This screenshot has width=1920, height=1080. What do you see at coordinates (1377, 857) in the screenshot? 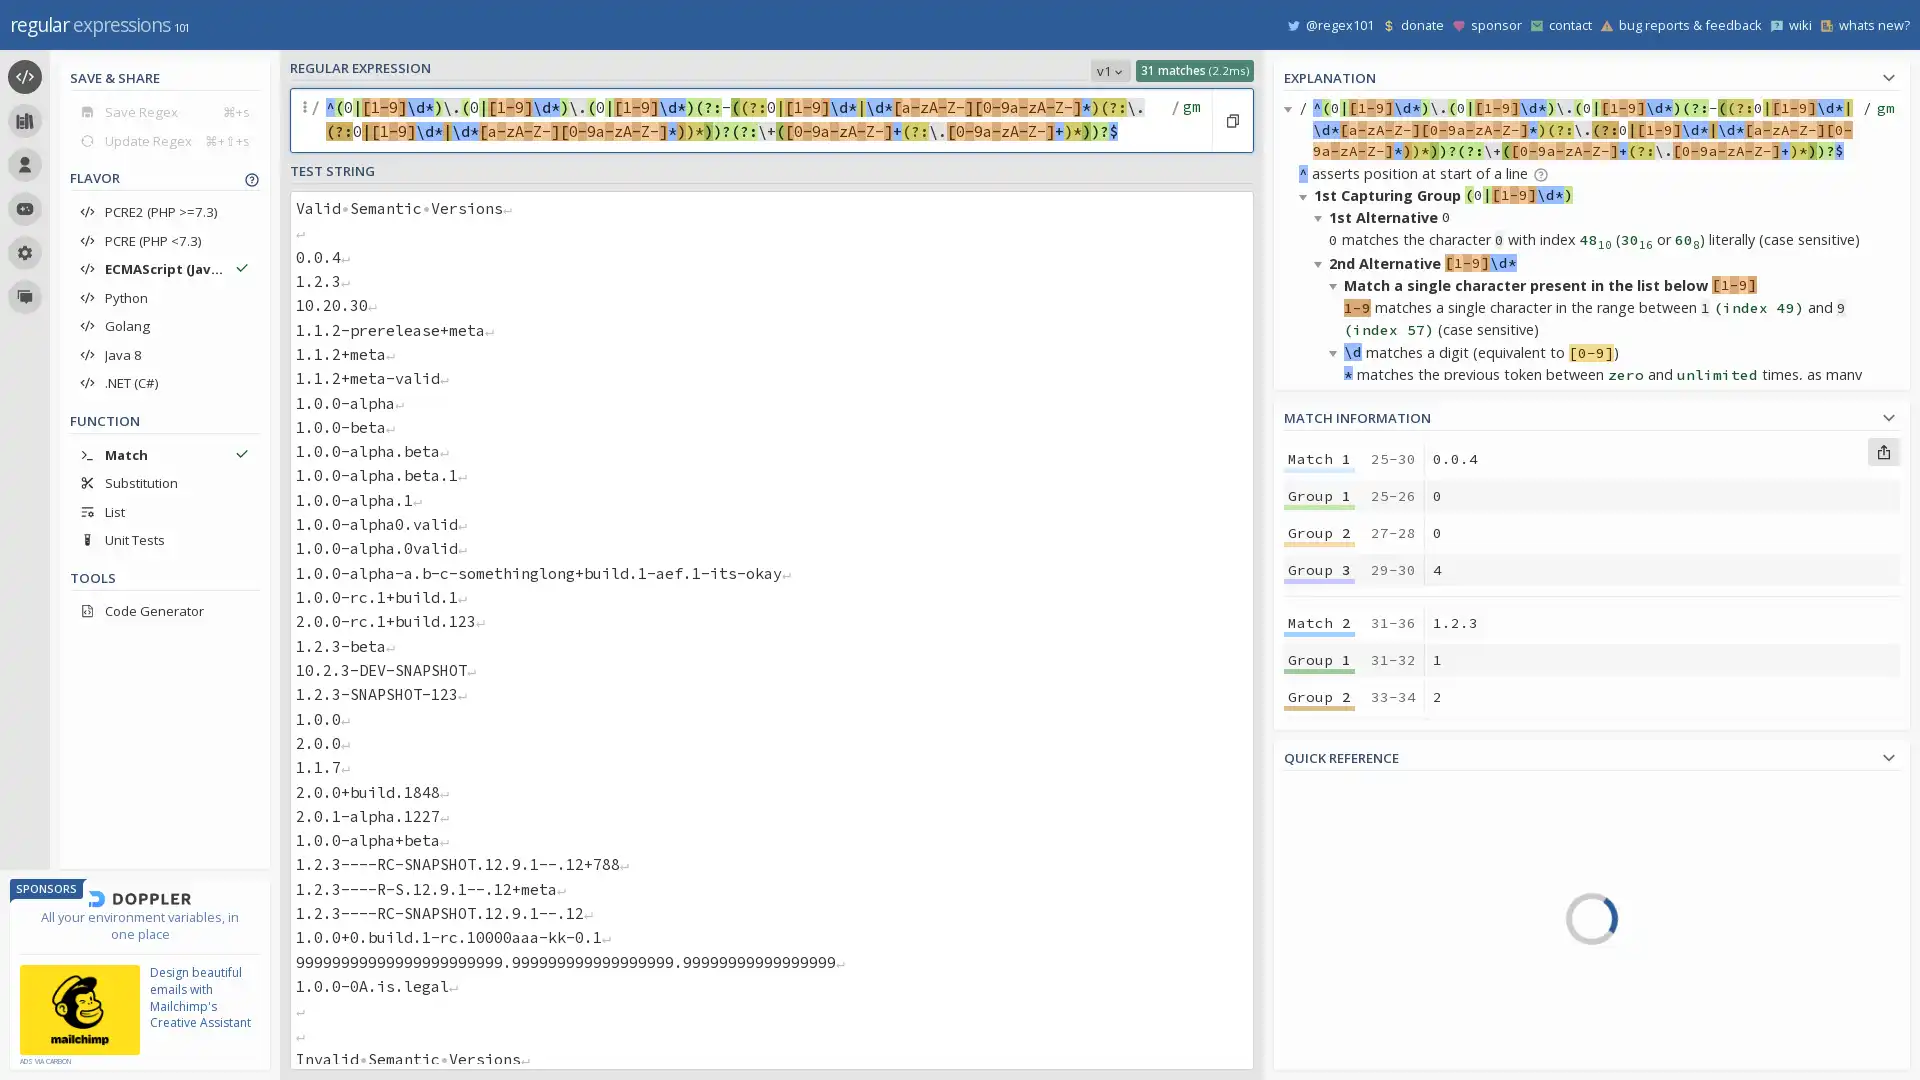
I see `Common Tokens` at bounding box center [1377, 857].